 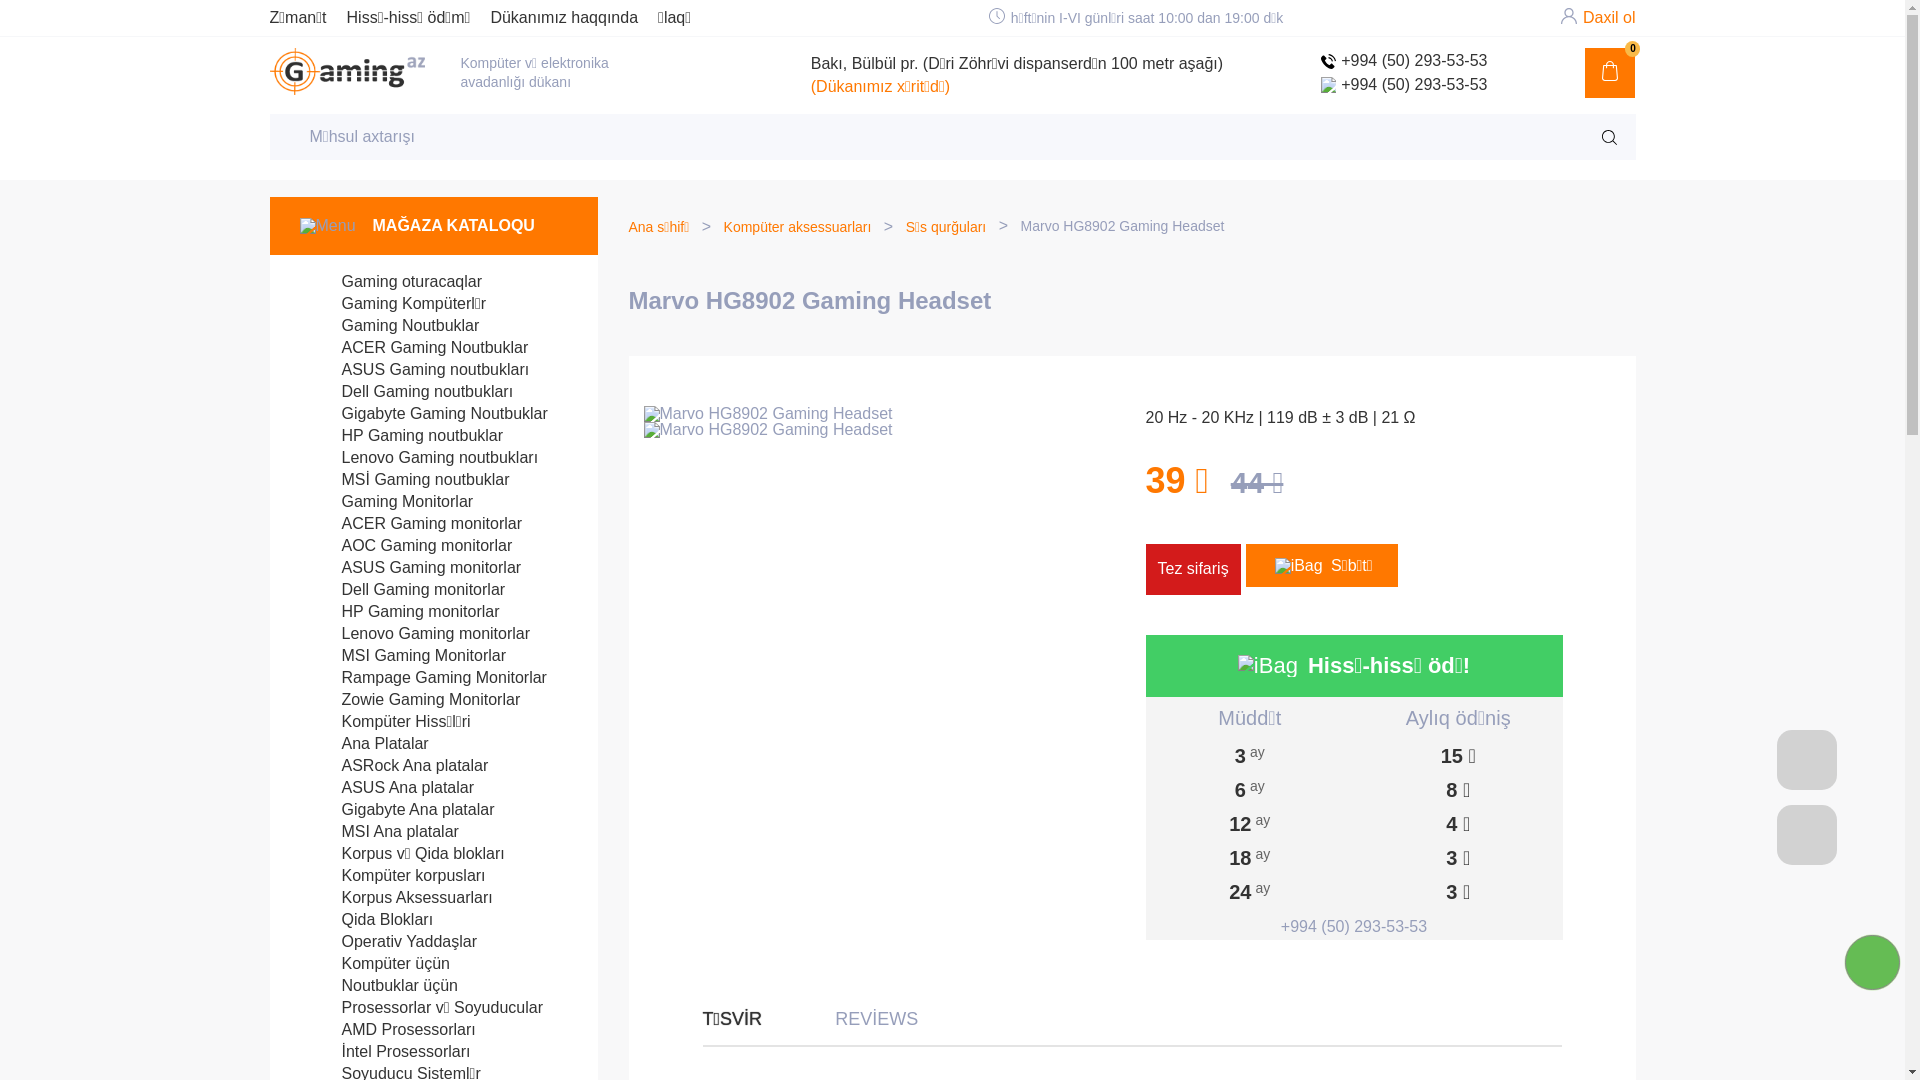 I want to click on 'ACER Gaming Noutbuklar', so click(x=413, y=346).